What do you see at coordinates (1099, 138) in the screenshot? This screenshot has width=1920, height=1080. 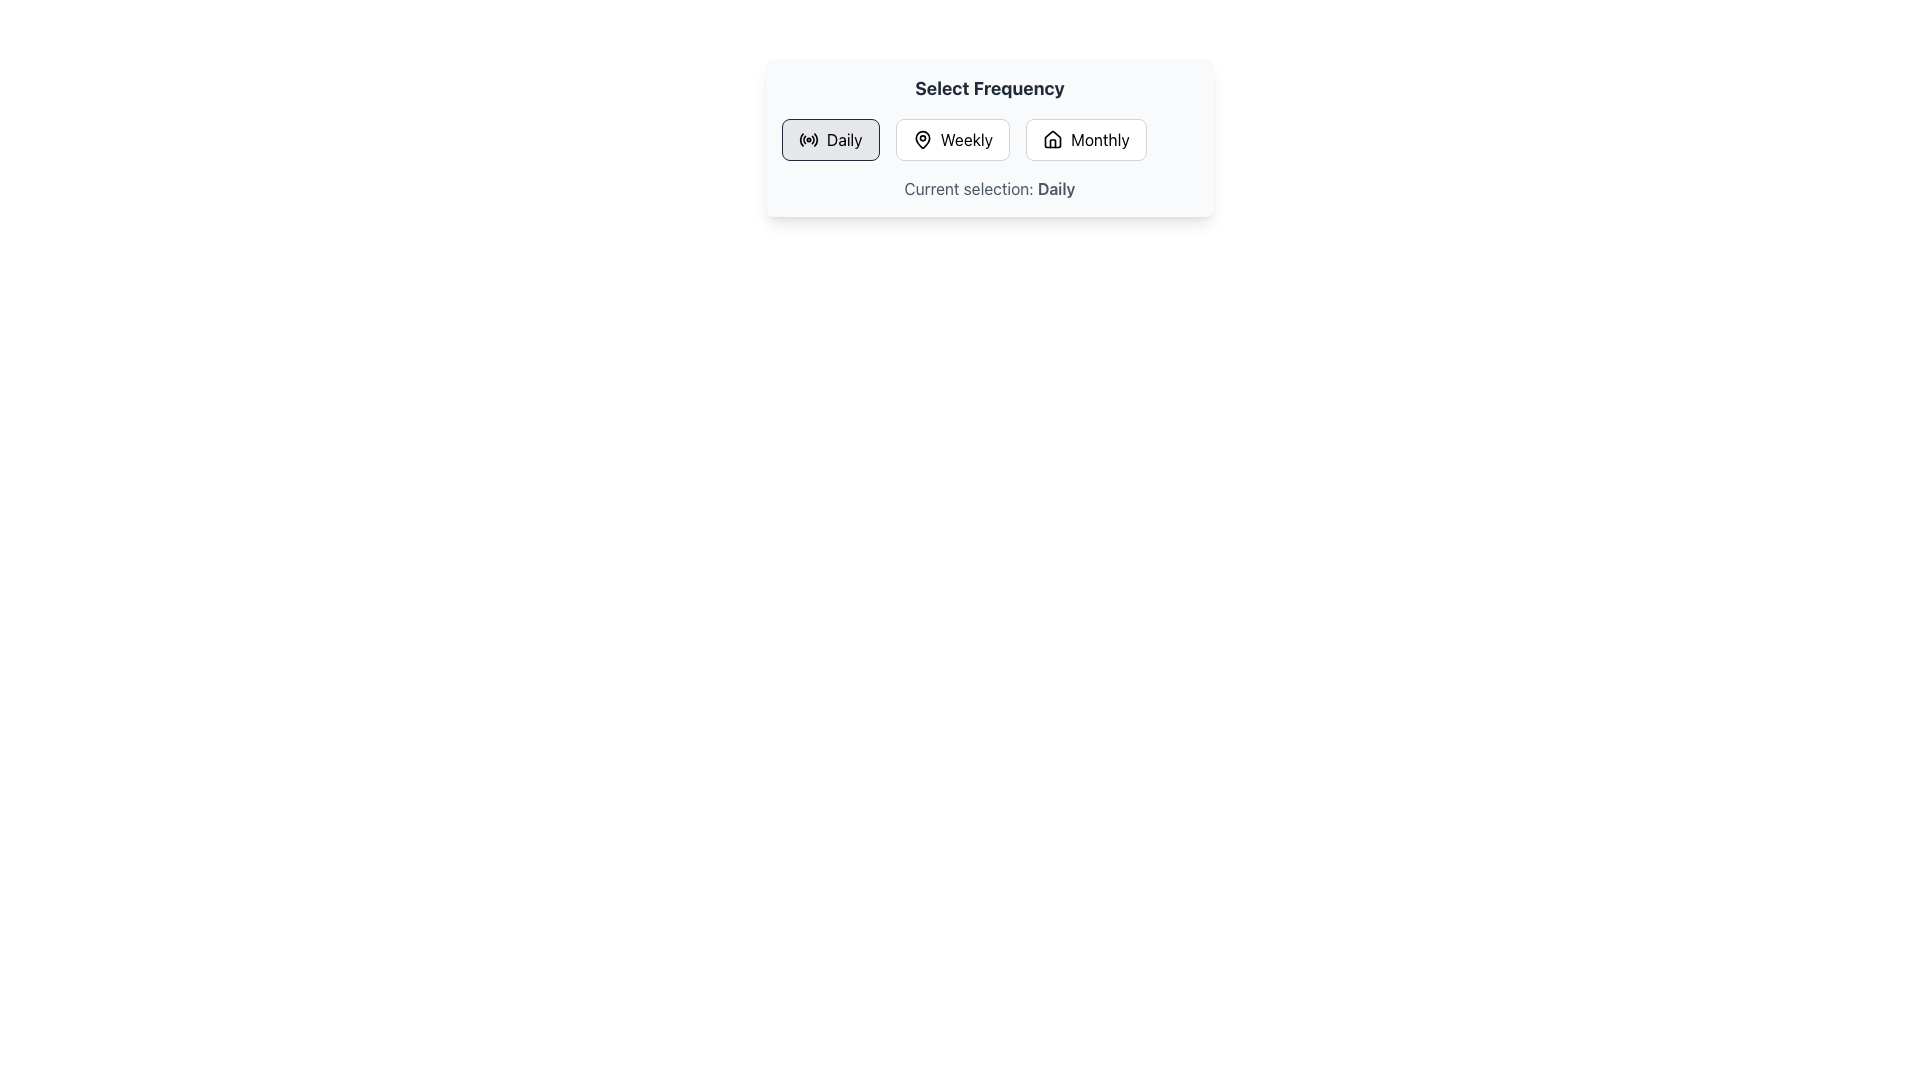 I see `the 'Monthly' text label inside the frequency selection buttons` at bounding box center [1099, 138].